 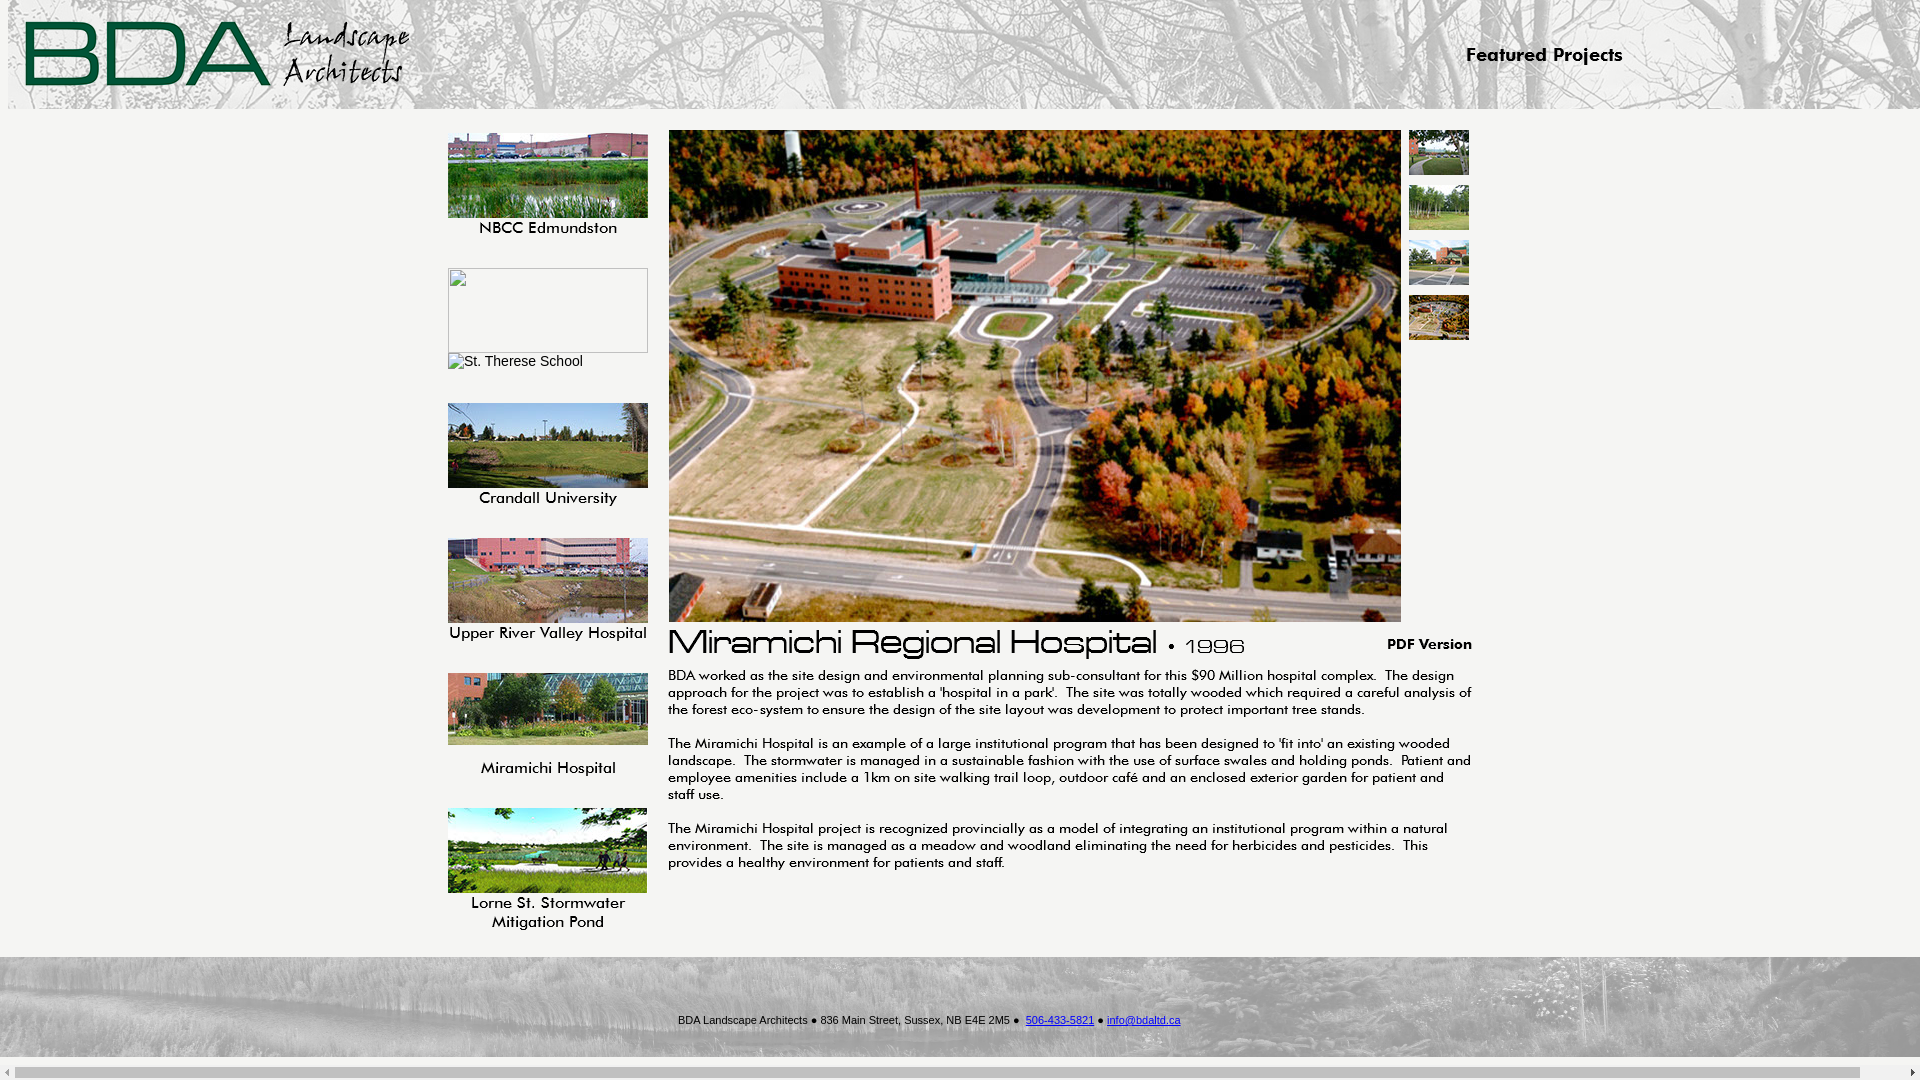 I want to click on '506-433-5821', so click(x=1059, y=1019).